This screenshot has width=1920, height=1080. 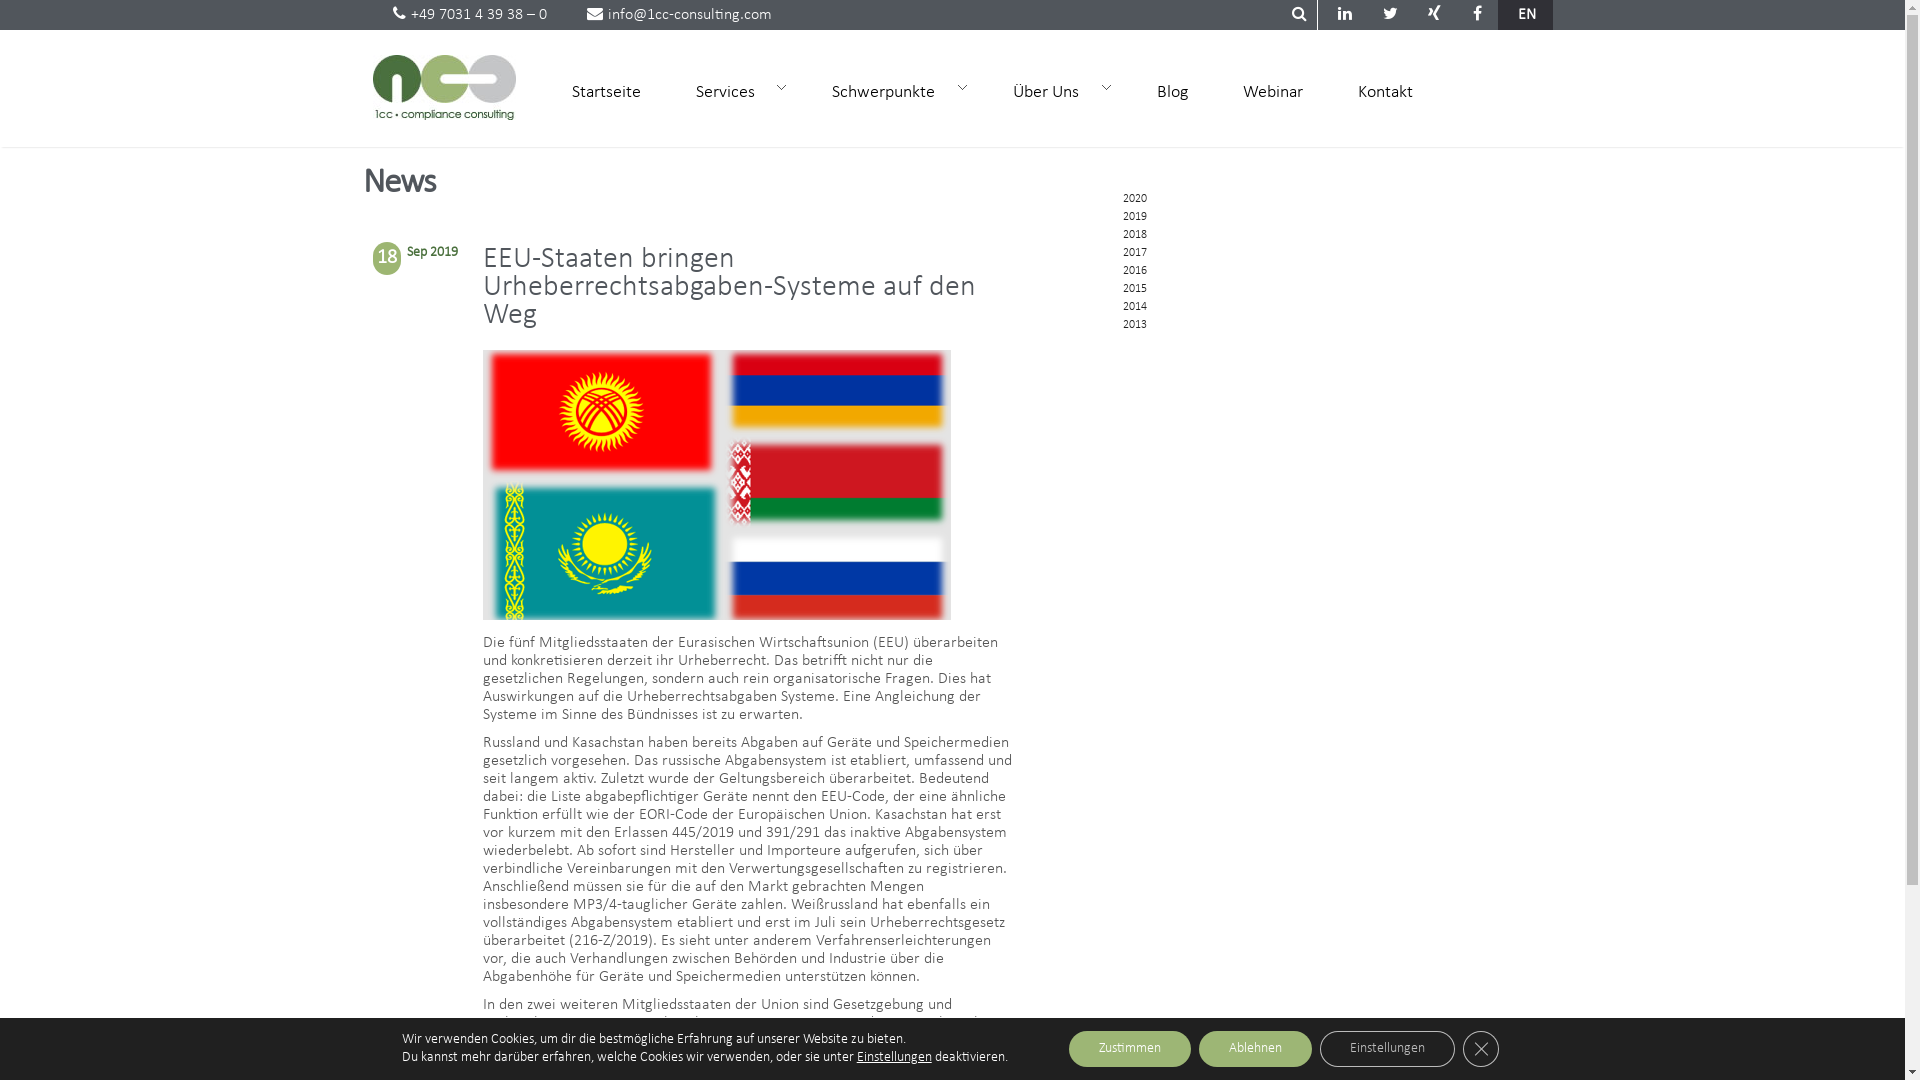 What do you see at coordinates (1525, 15) in the screenshot?
I see `'EN'` at bounding box center [1525, 15].